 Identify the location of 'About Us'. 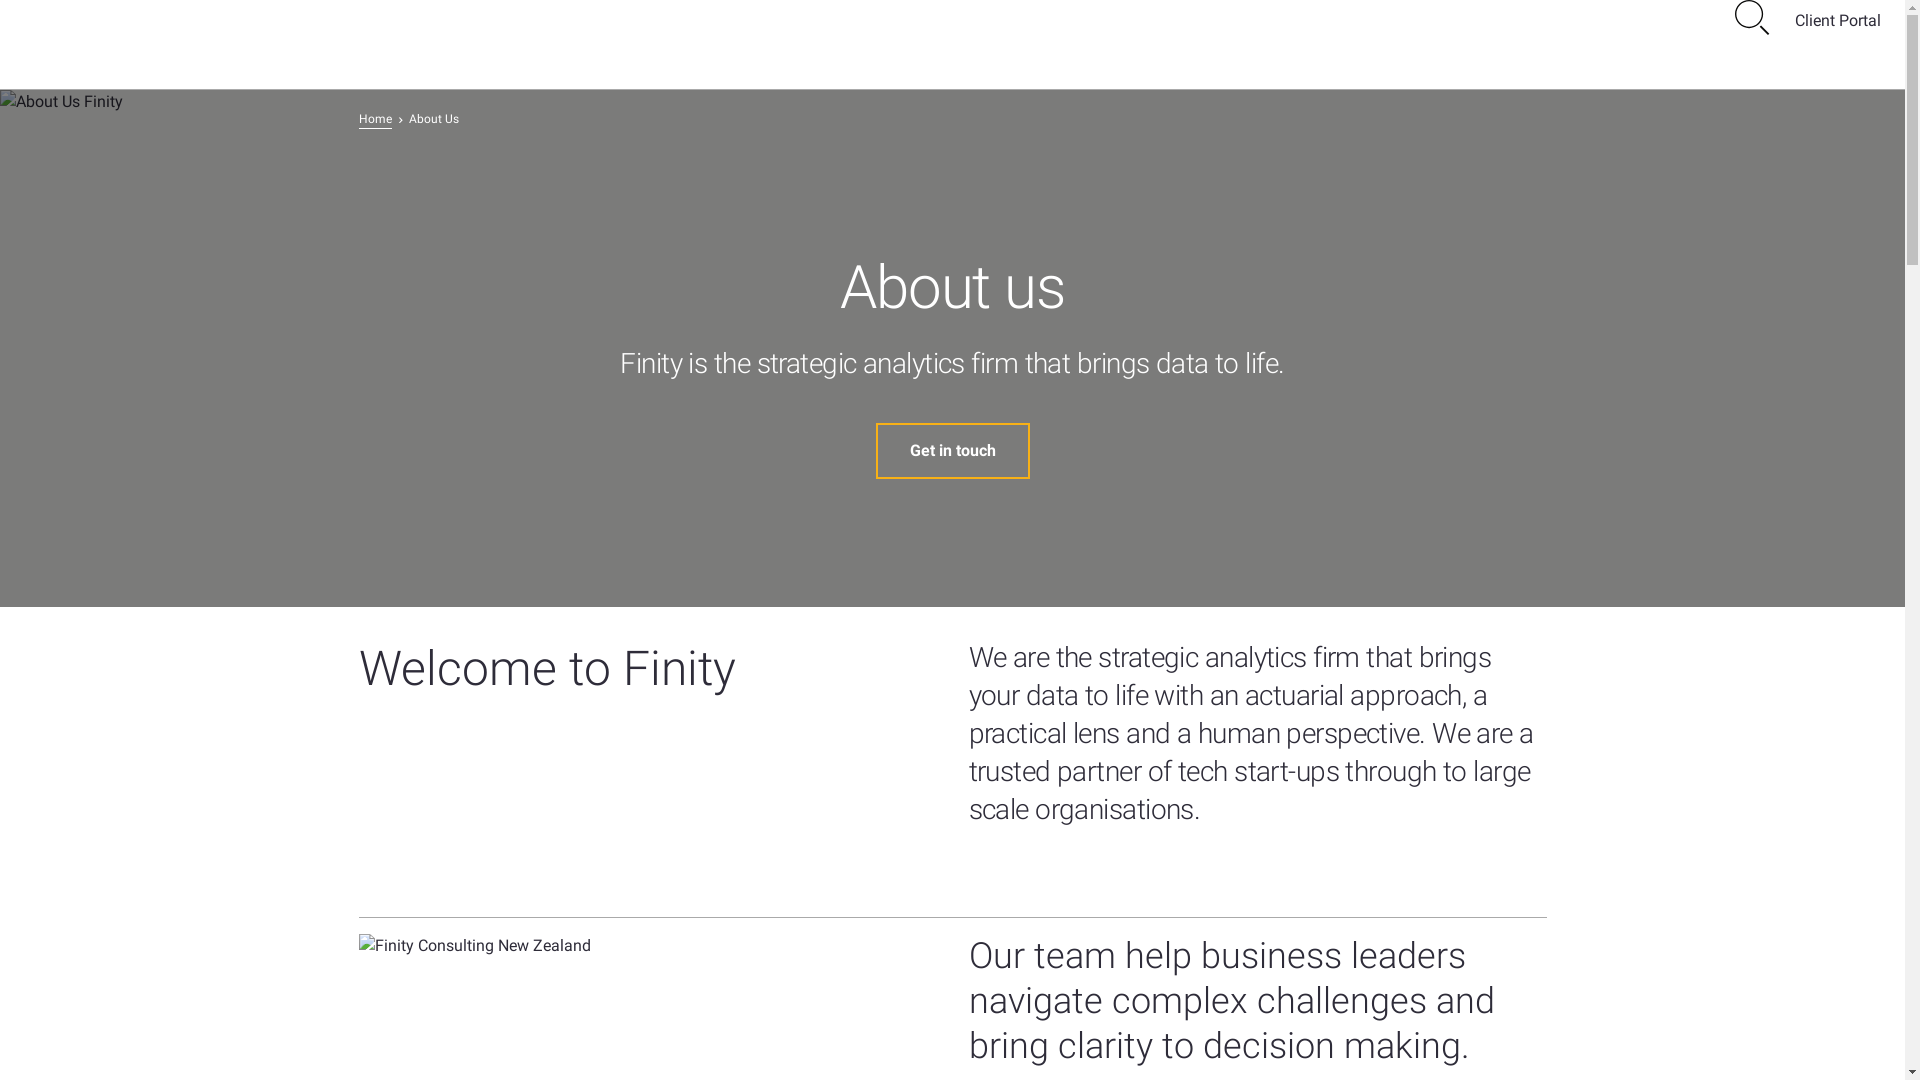
(431, 119).